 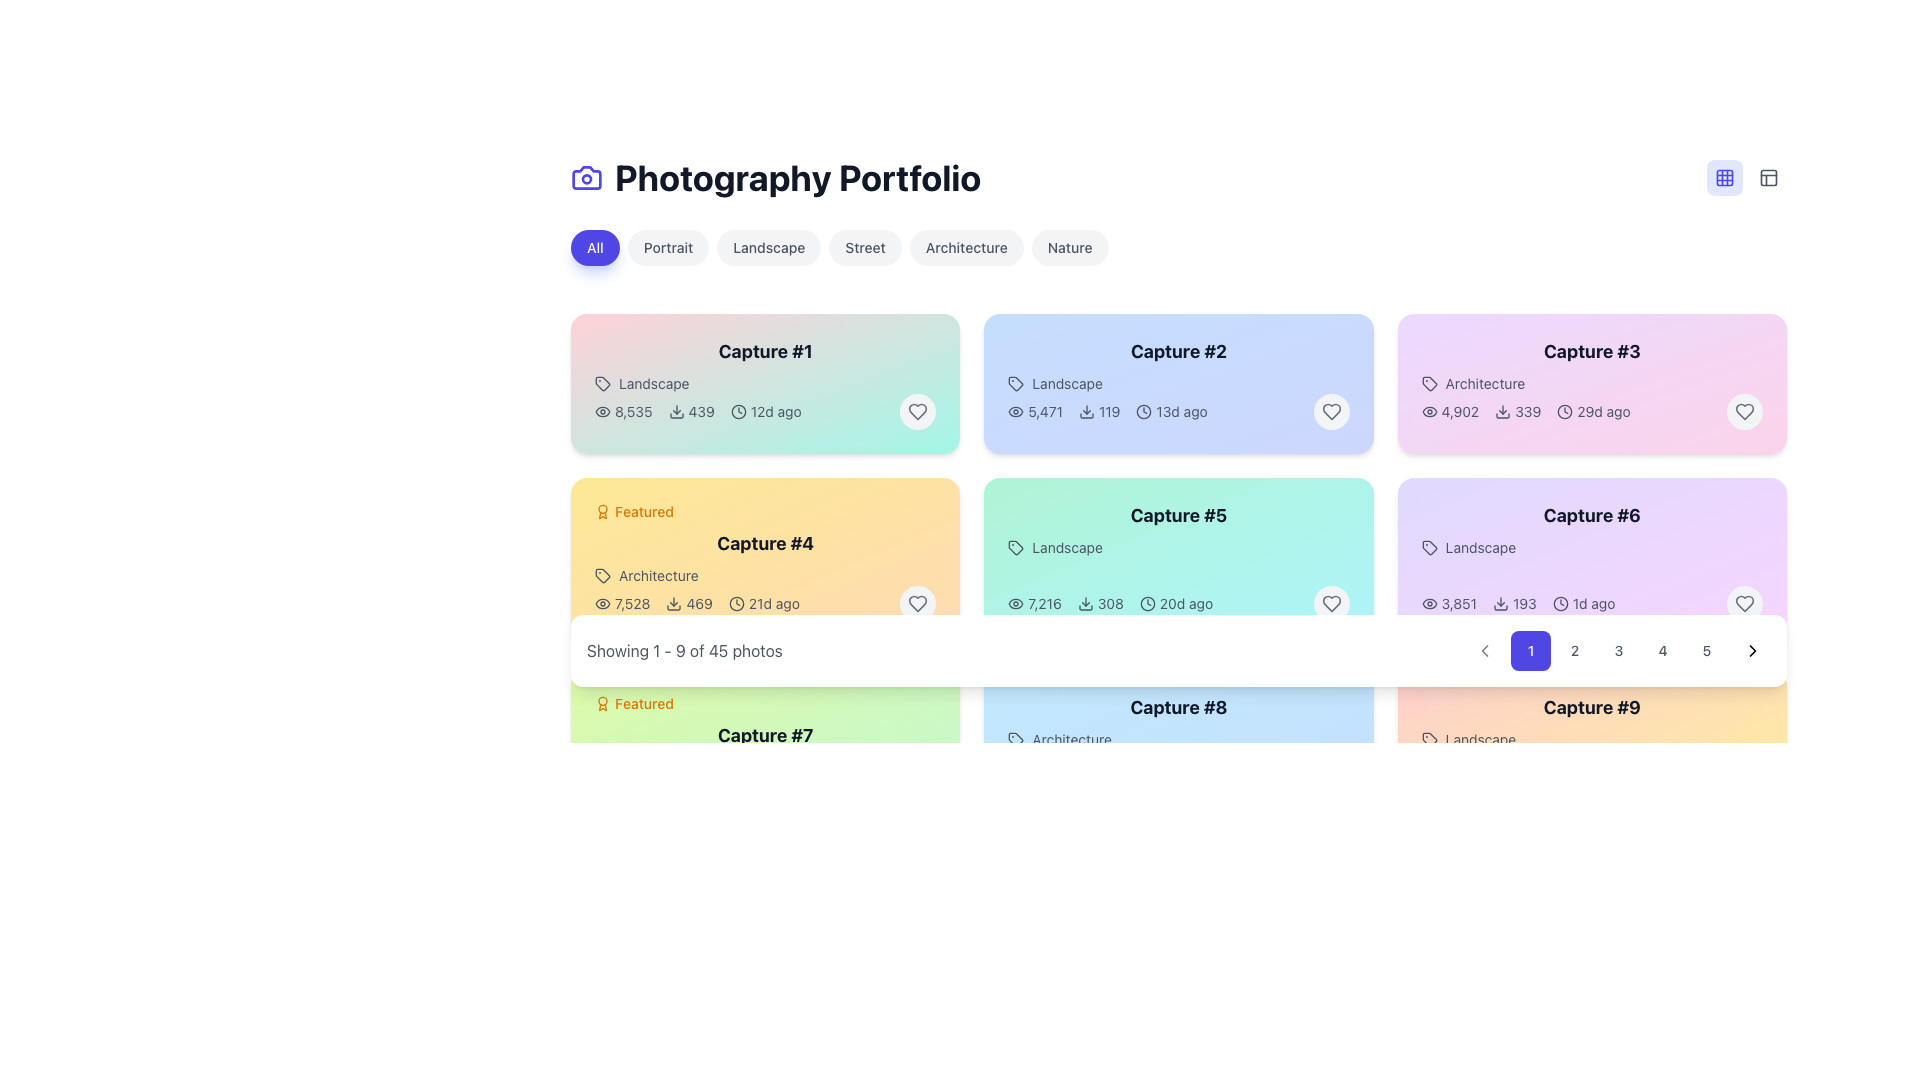 I want to click on the 'Architecture' button, which is a rectangular button with a light gray background and dark gray text, so click(x=966, y=246).